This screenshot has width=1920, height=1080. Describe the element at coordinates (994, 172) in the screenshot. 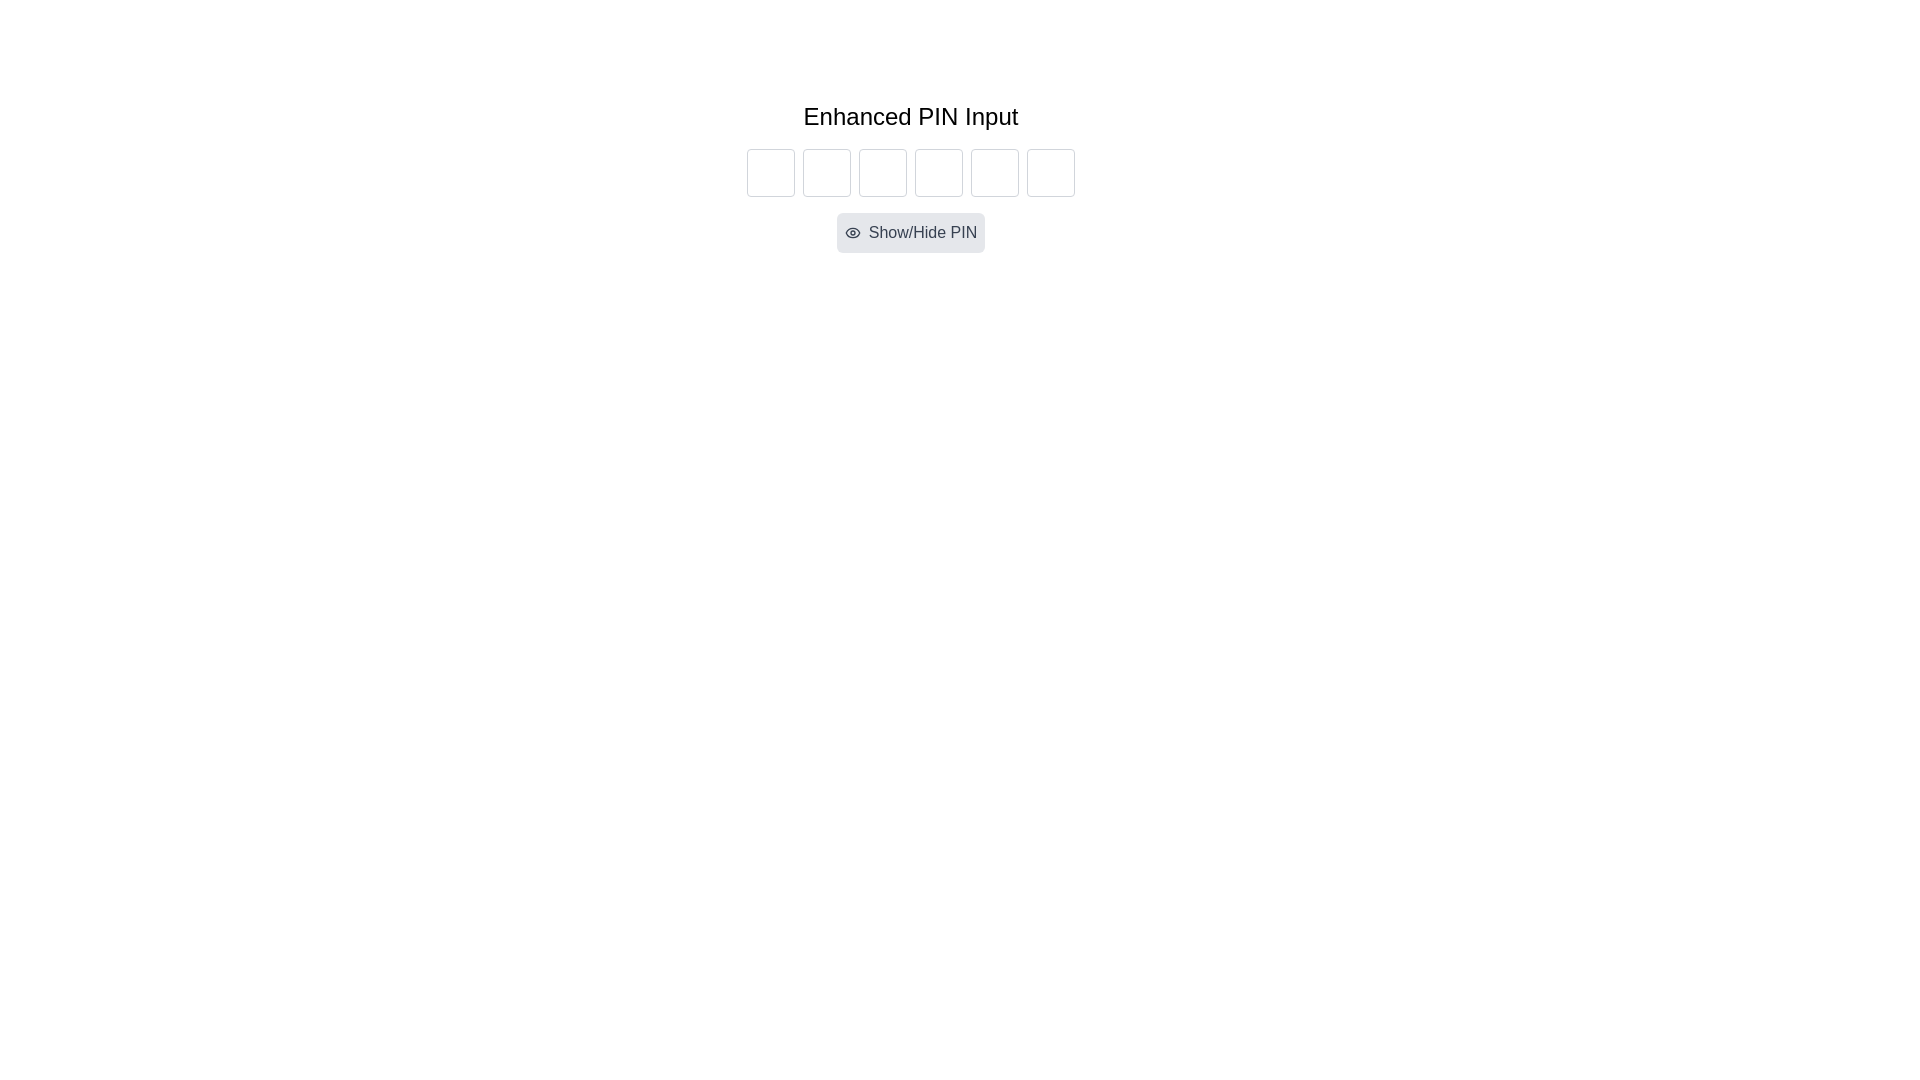

I see `the fifth input box in the Enhanced PIN Input section to focus on it` at that location.